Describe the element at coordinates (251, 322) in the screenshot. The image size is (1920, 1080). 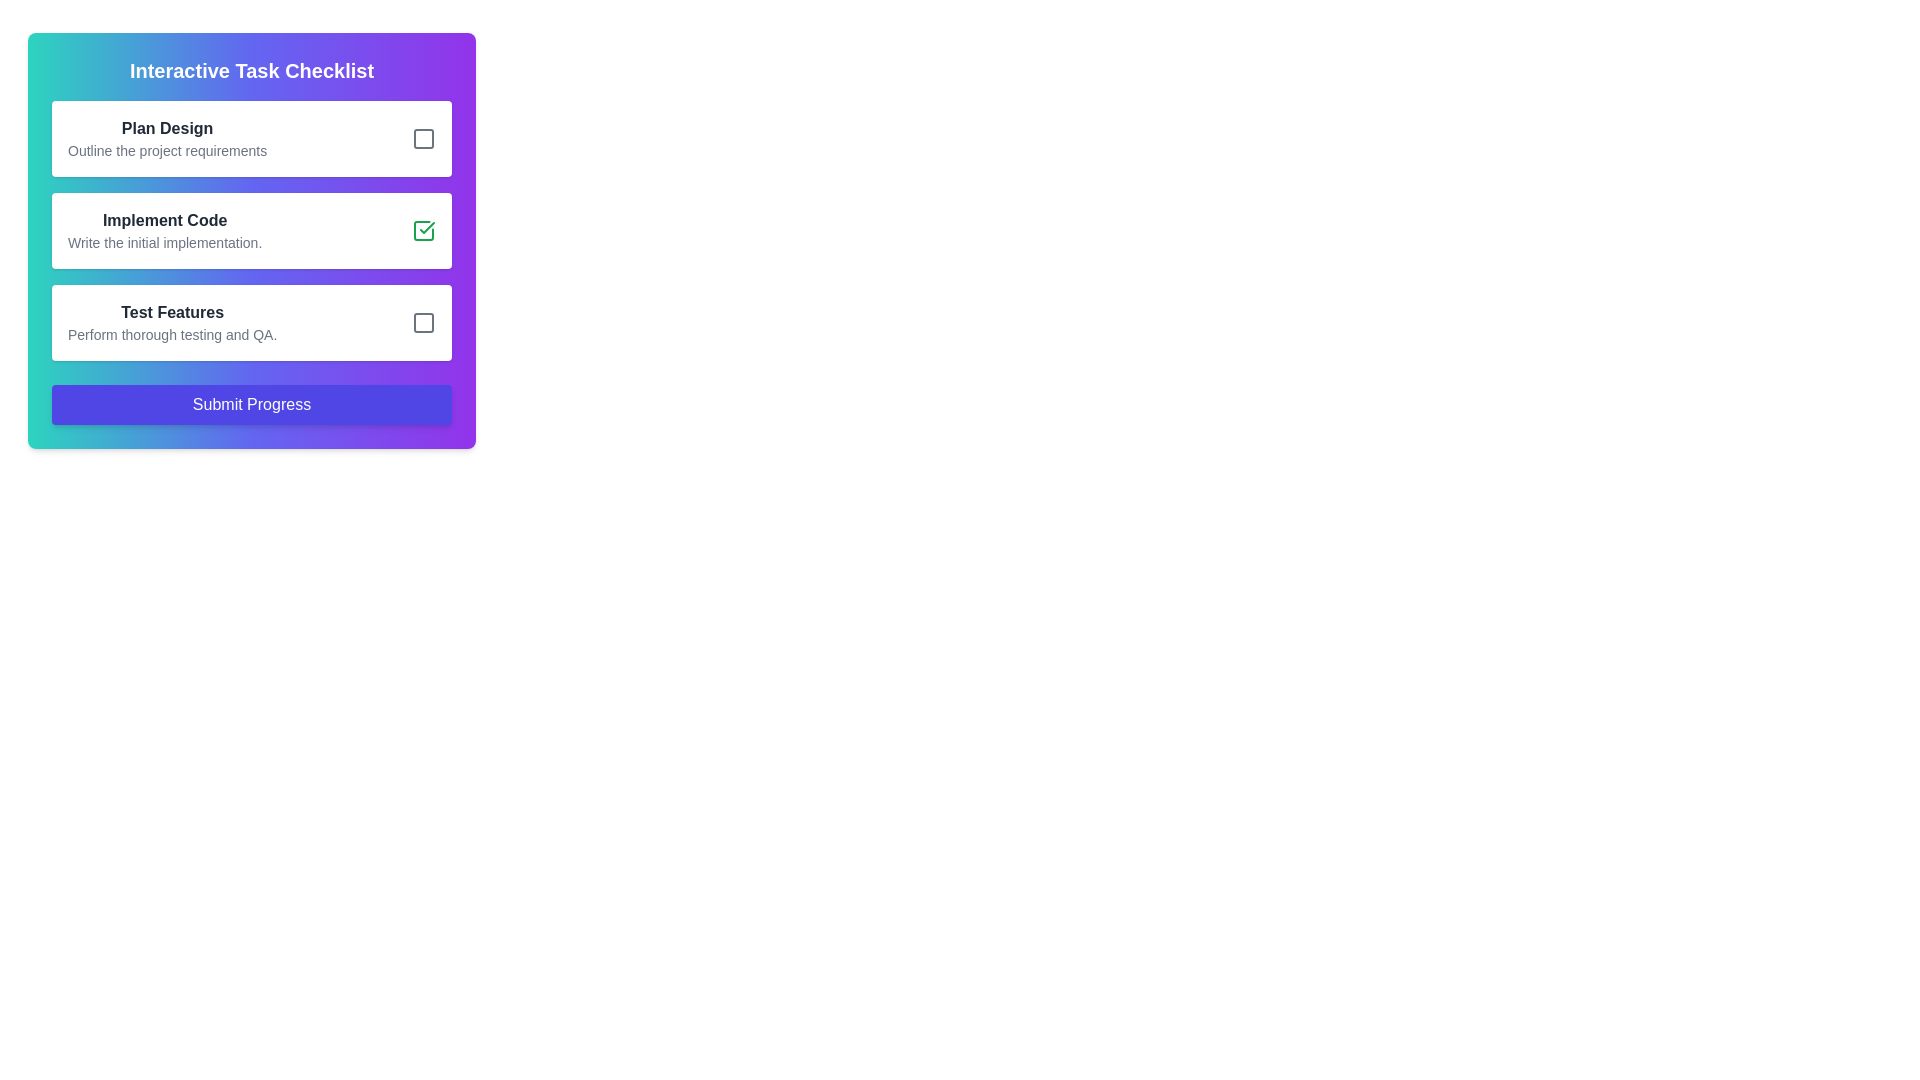
I see `the Task card with the title 'Test Features'` at that location.